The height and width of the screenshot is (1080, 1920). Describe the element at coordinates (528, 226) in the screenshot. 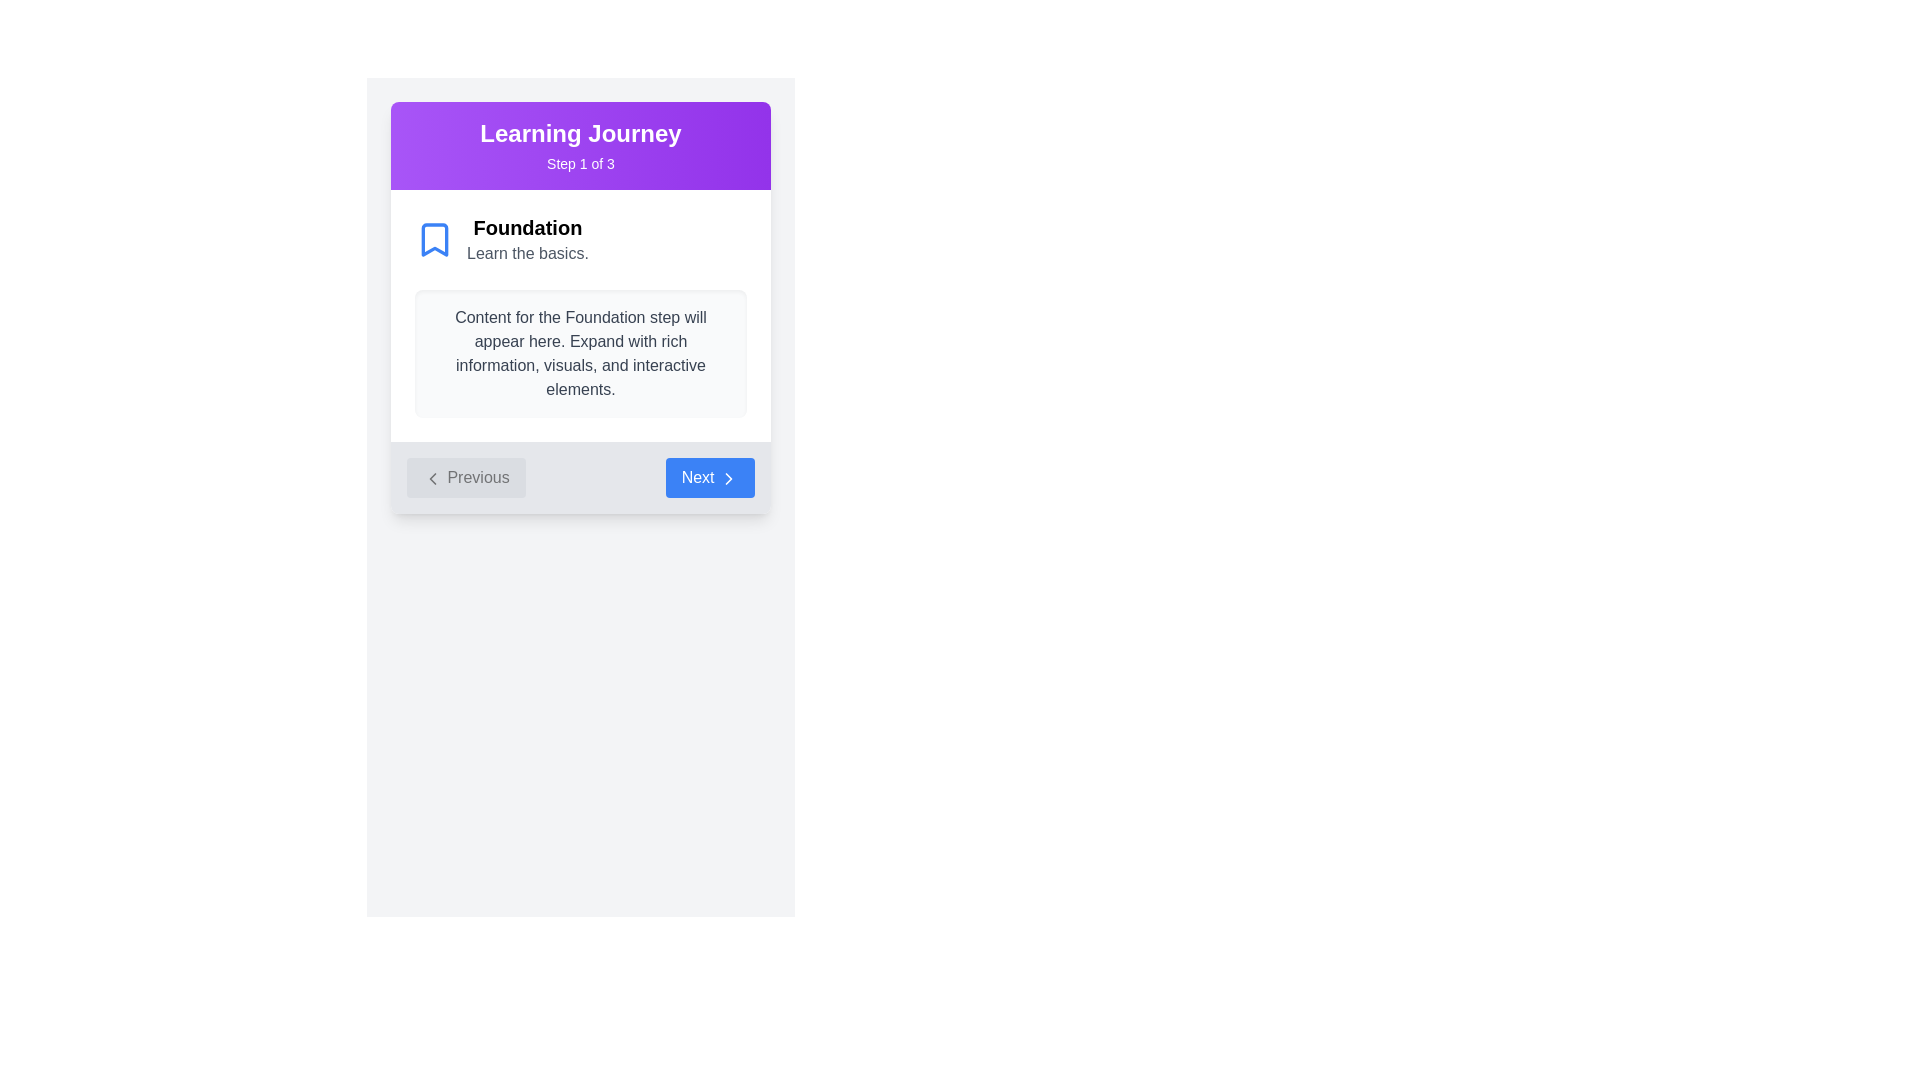

I see `the prominently styled text label reading 'Foundation', which is positioned under the title 'Learning Journey' and aligned to the left above 'Learn the basics'` at that location.